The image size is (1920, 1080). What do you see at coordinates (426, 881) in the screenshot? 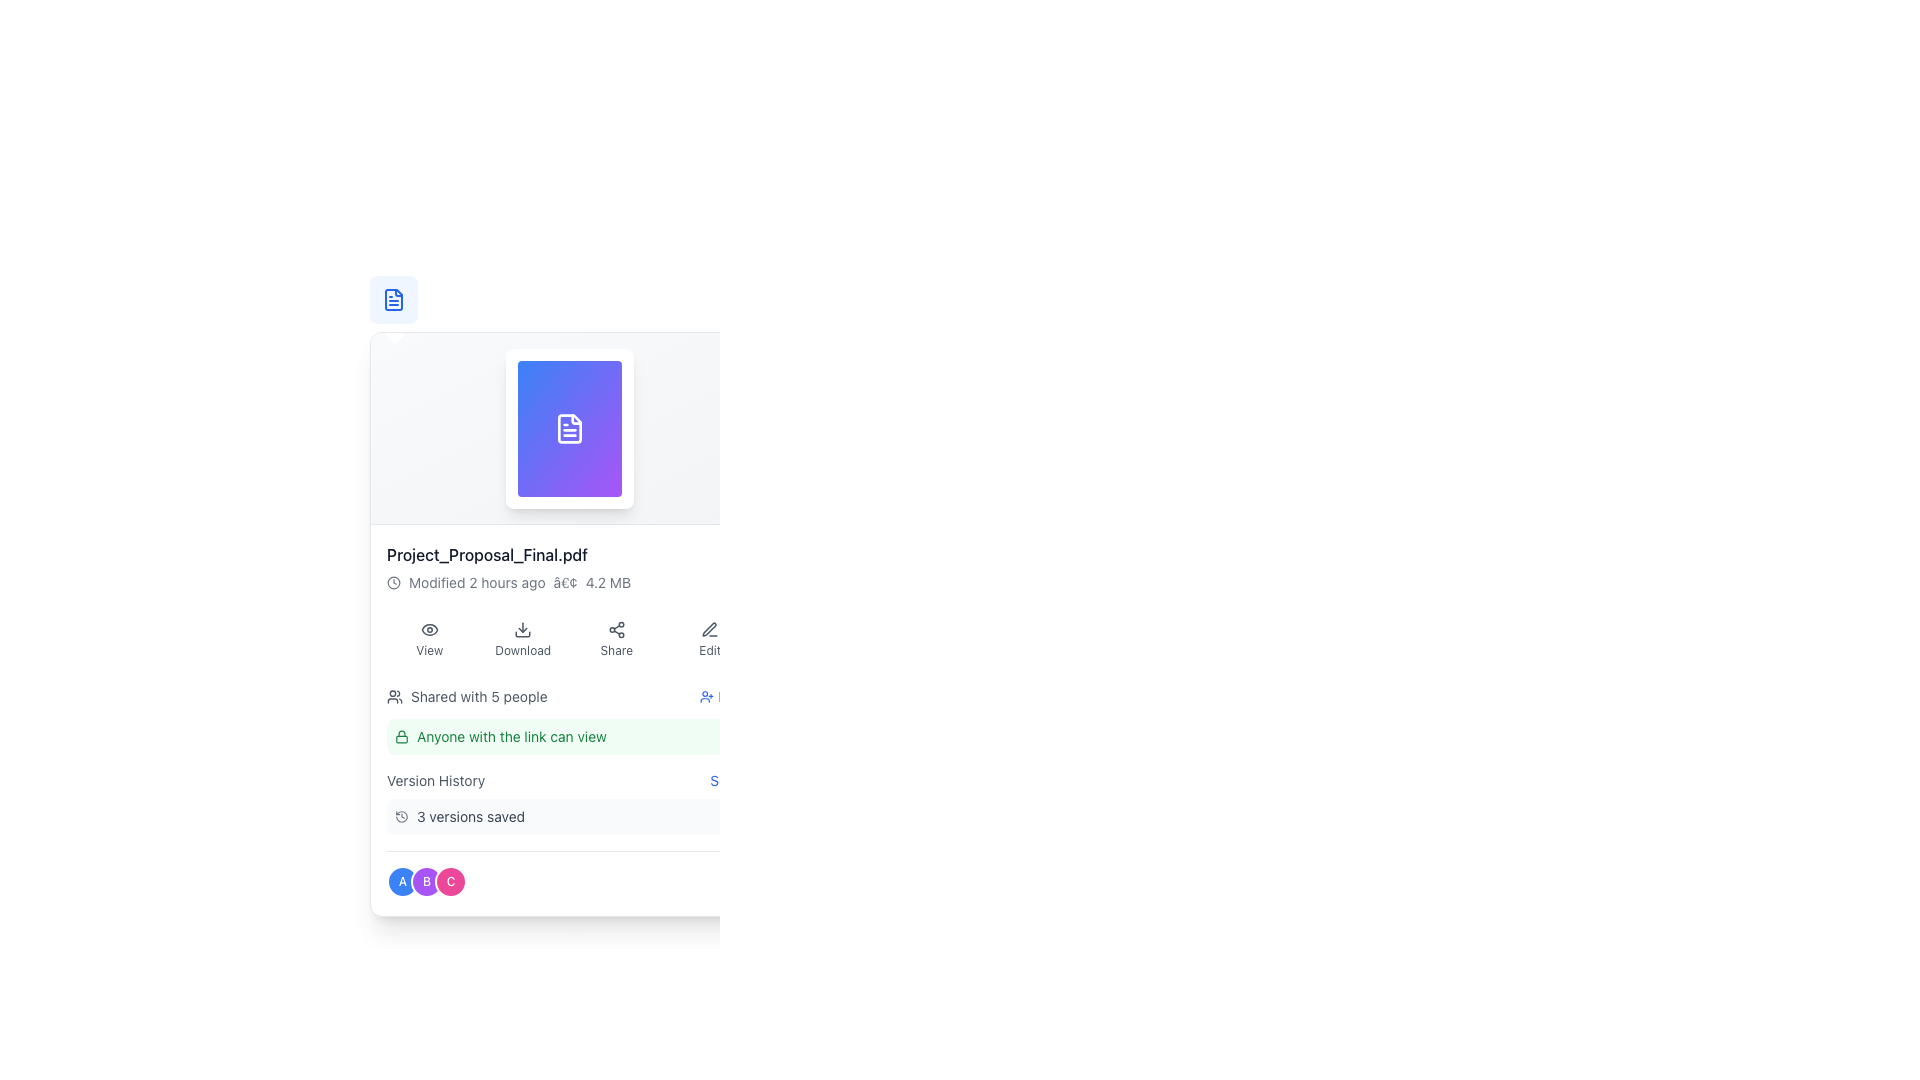
I see `the circular badge with a purple background and a bold white letter 'B' in the center, which is the middle badge in a group of three badges labeled 'A', 'B', and 'C'` at bounding box center [426, 881].